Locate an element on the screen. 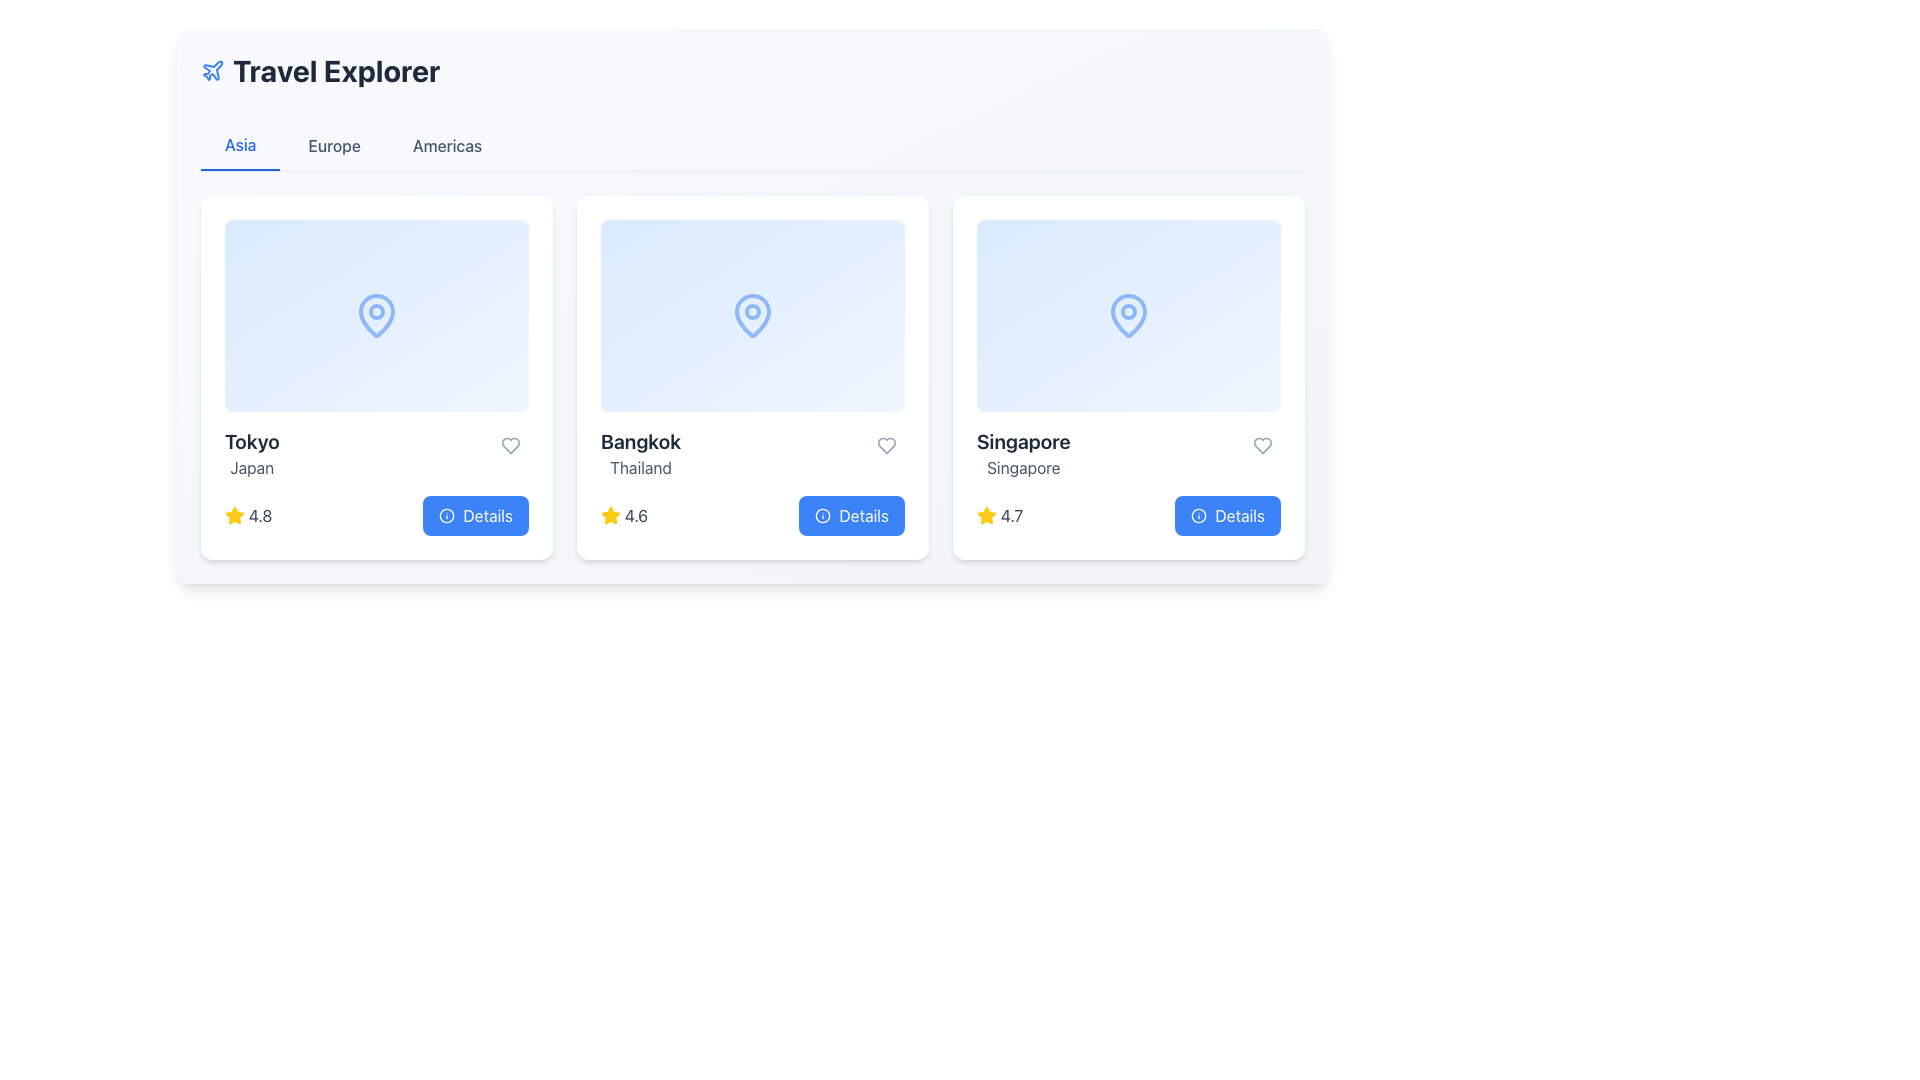 This screenshot has width=1920, height=1080. the static text label displaying 'Japan', which is located directly below the bolded 'Tokyo' text in the leftmost card of a 3-column grid is located at coordinates (251, 467).